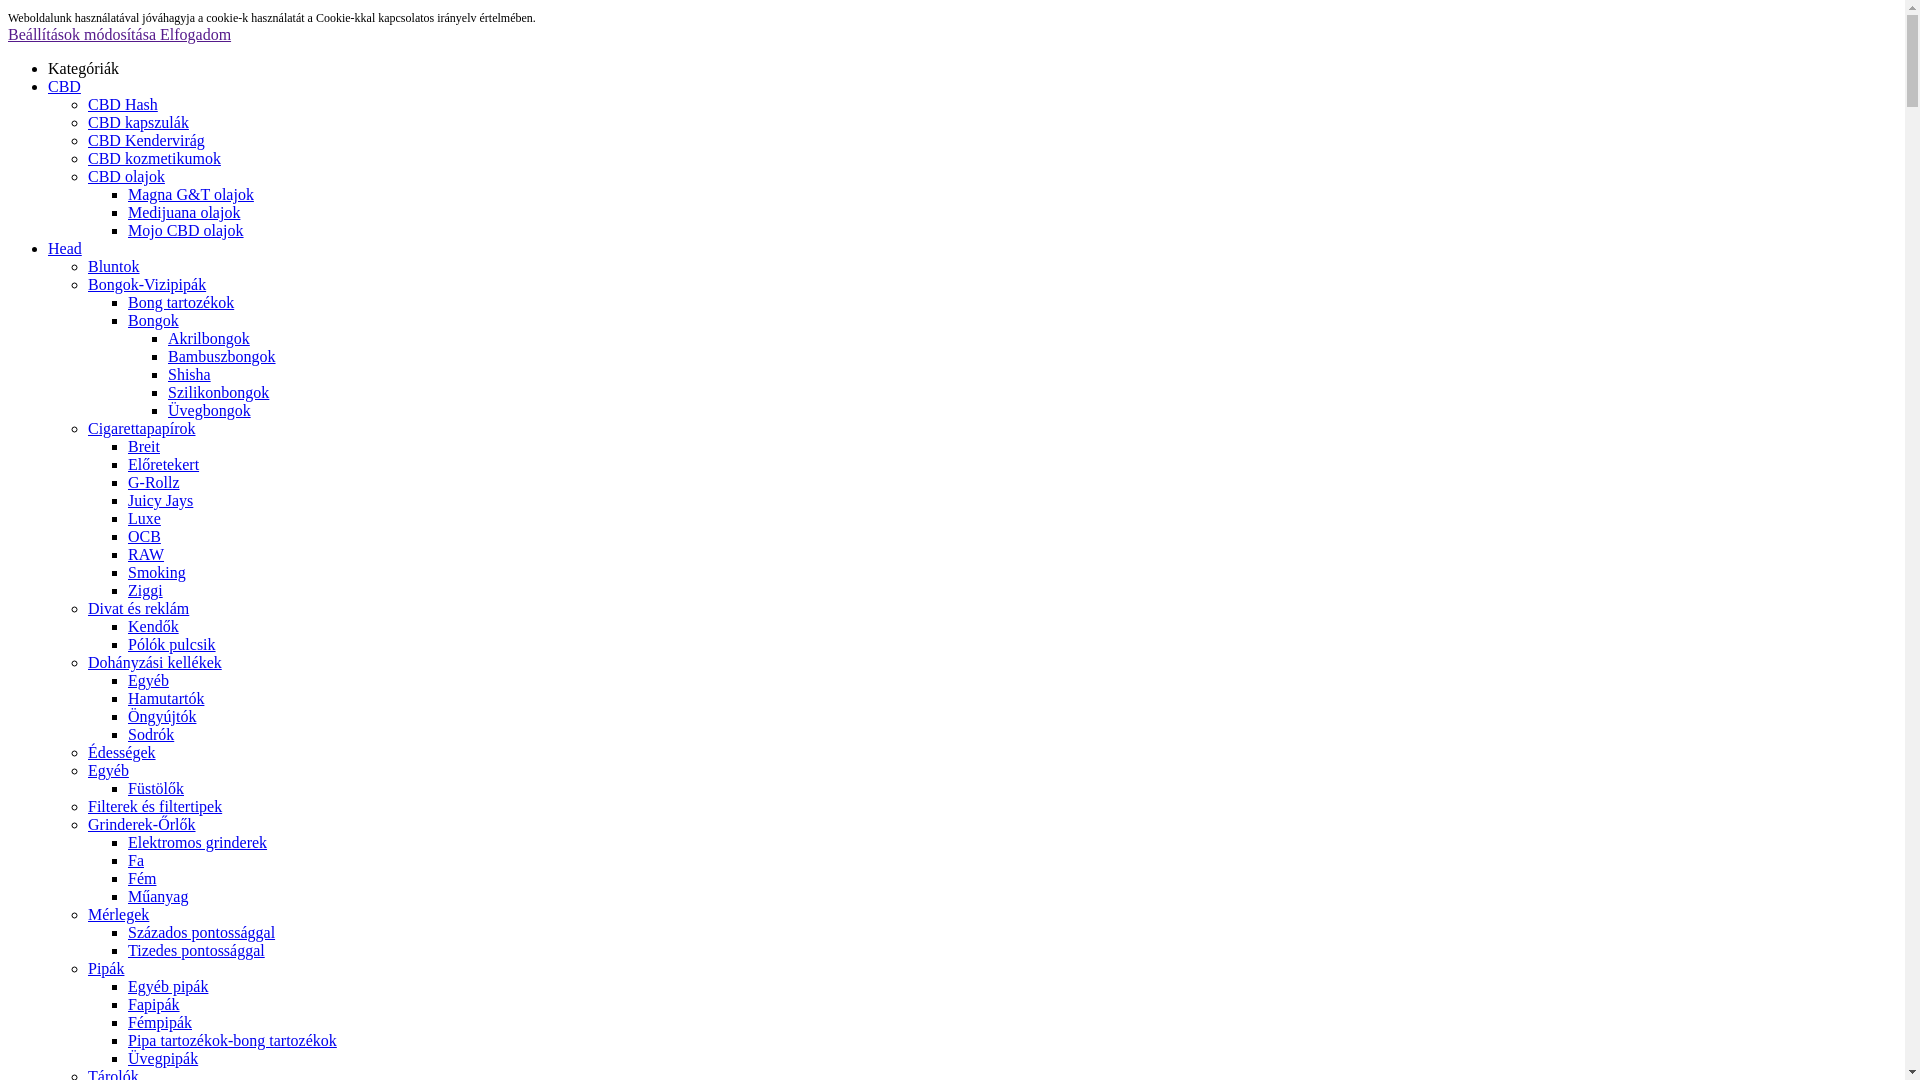  Describe the element at coordinates (195, 34) in the screenshot. I see `'Elfogadom'` at that location.